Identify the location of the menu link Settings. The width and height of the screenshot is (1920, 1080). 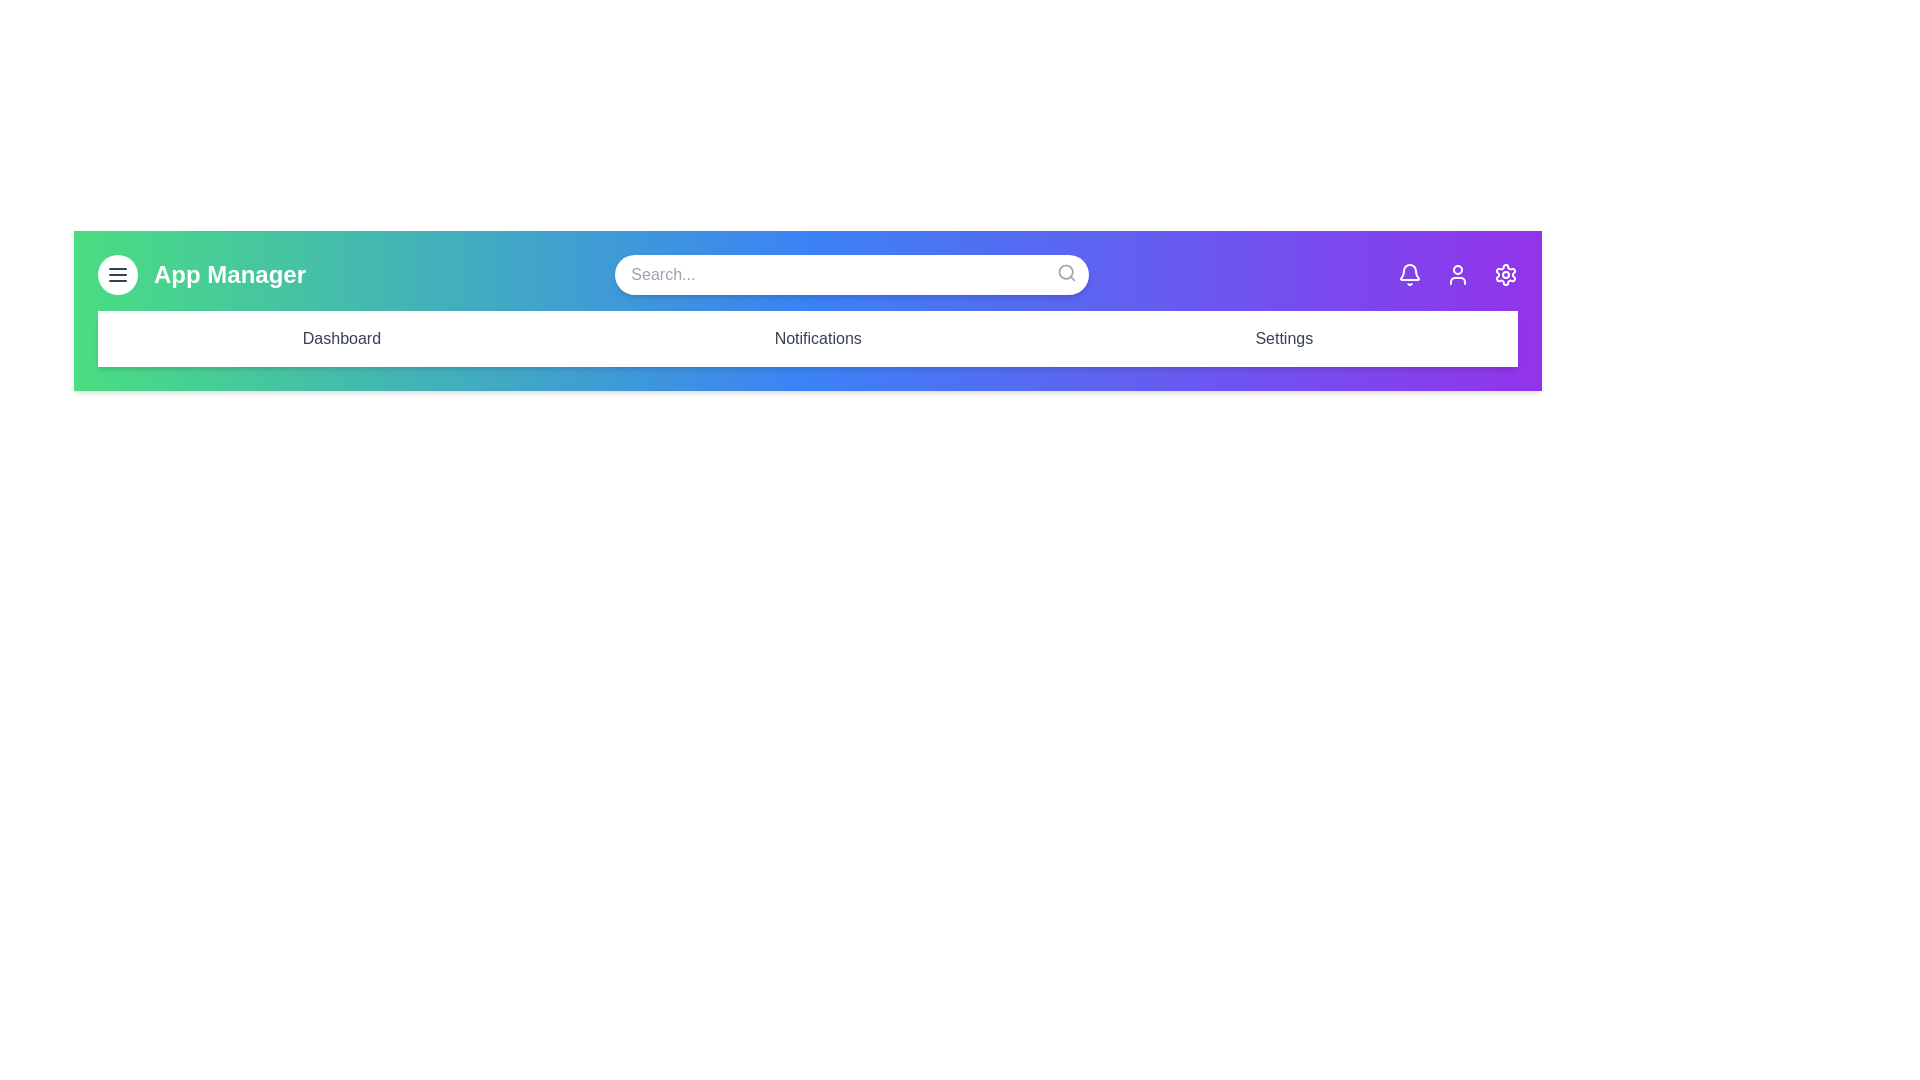
(1284, 338).